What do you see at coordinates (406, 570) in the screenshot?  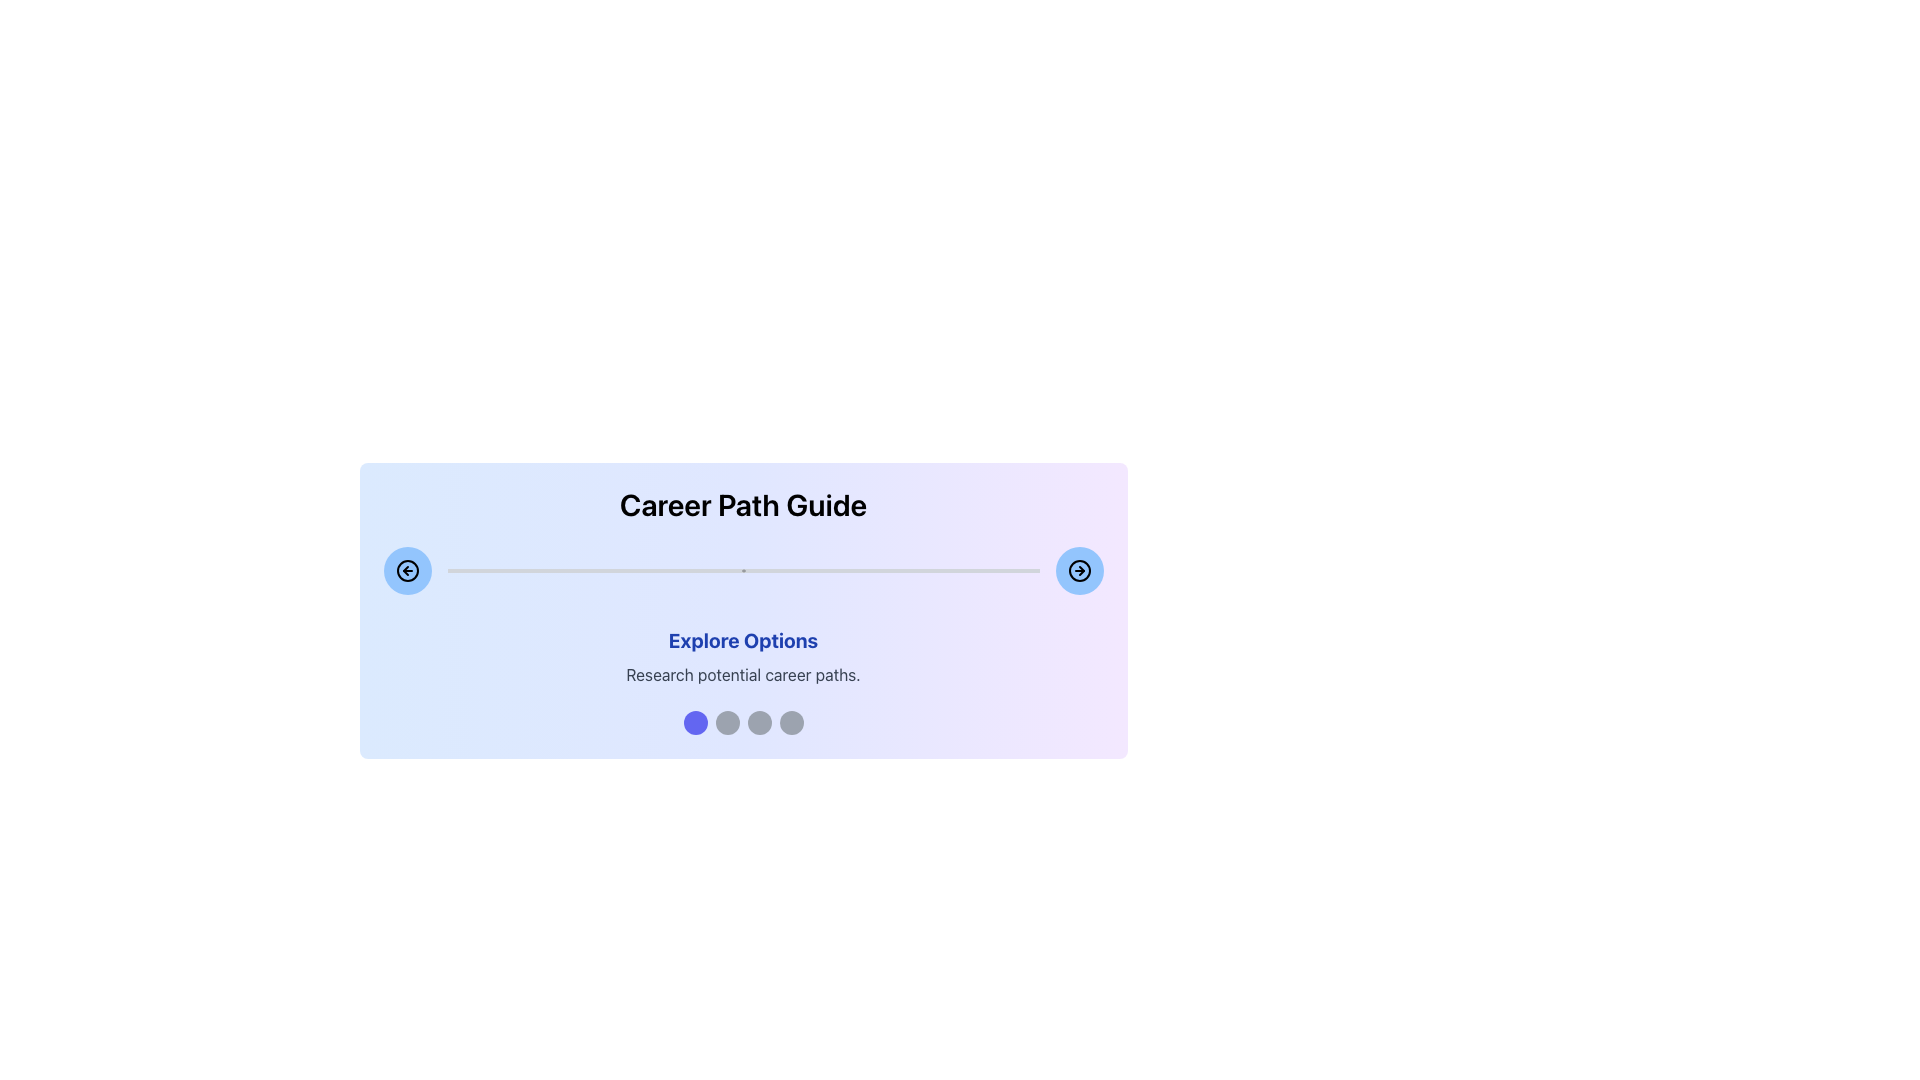 I see `the circular button with a light blue background and a thick black border, which contains a black circular arrow pointing left, located in the top-left corner of its row for visual feedback` at bounding box center [406, 570].